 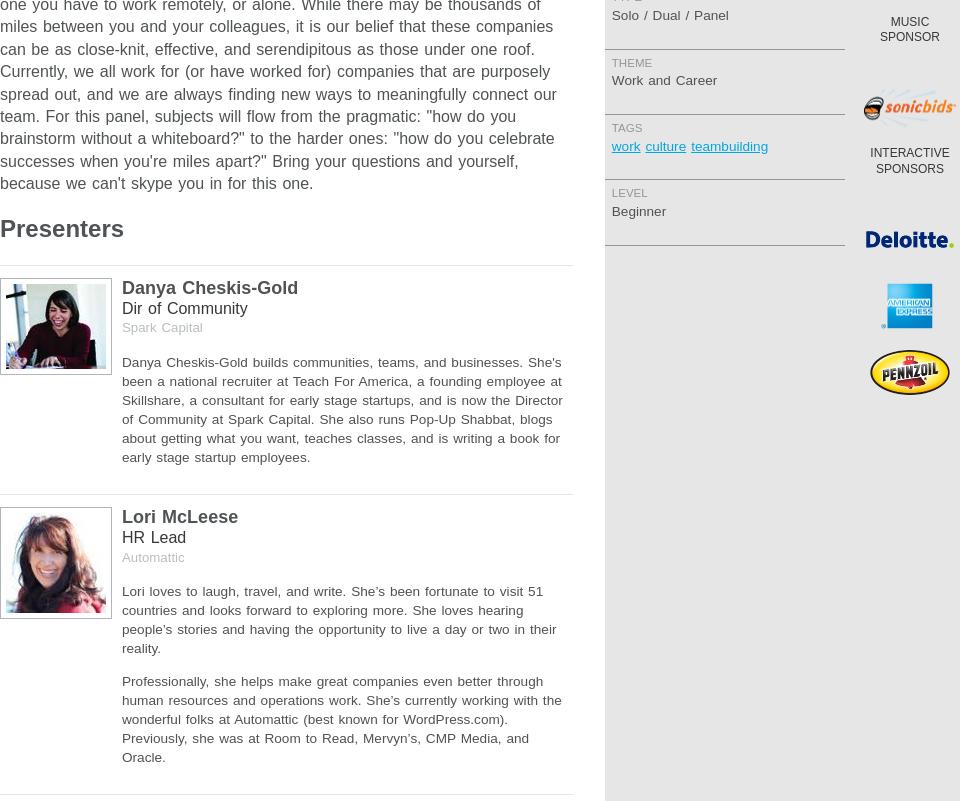 What do you see at coordinates (664, 80) in the screenshot?
I see `'Work and Career'` at bounding box center [664, 80].